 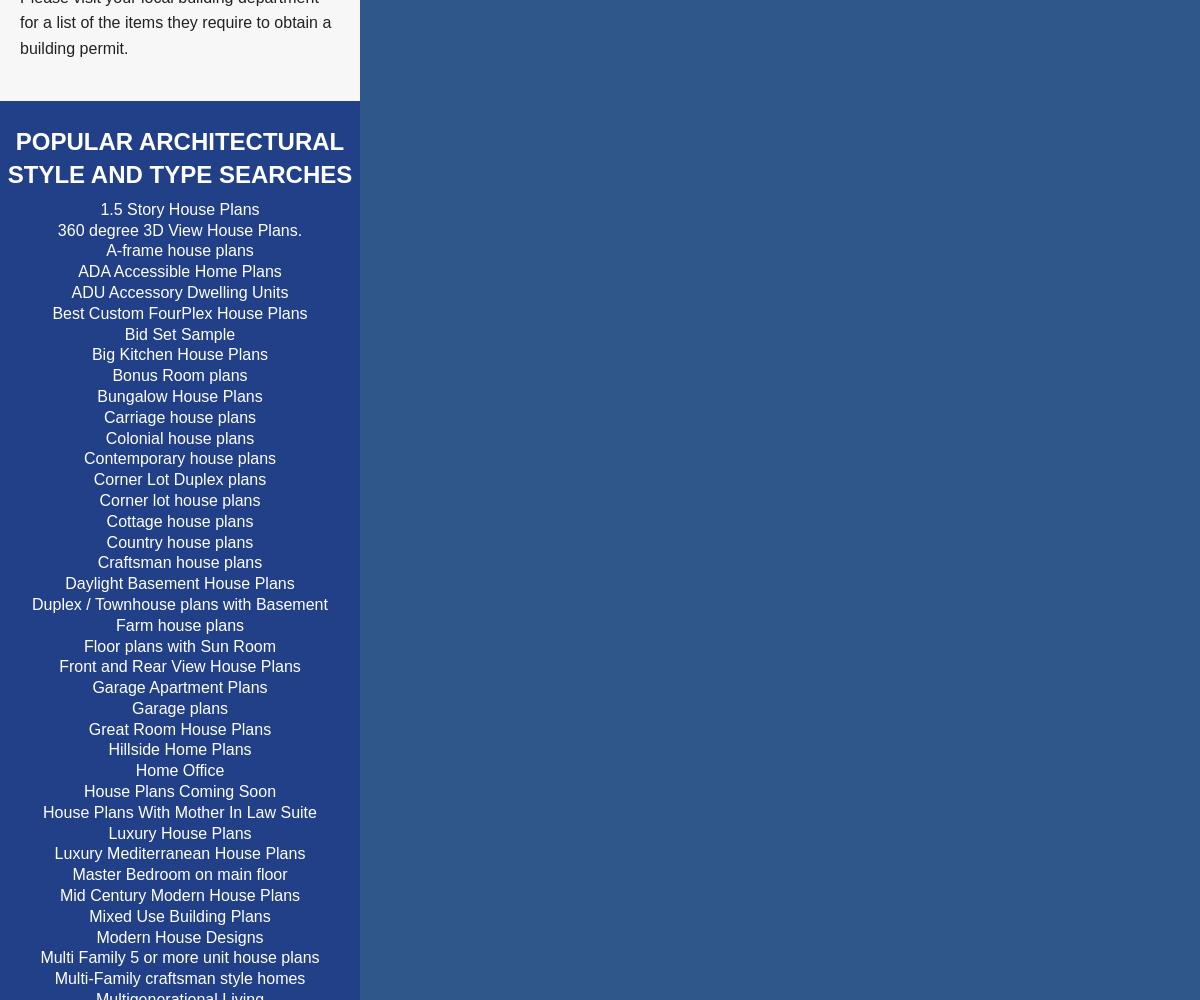 What do you see at coordinates (178, 582) in the screenshot?
I see `'Daylight Basement House Plans'` at bounding box center [178, 582].